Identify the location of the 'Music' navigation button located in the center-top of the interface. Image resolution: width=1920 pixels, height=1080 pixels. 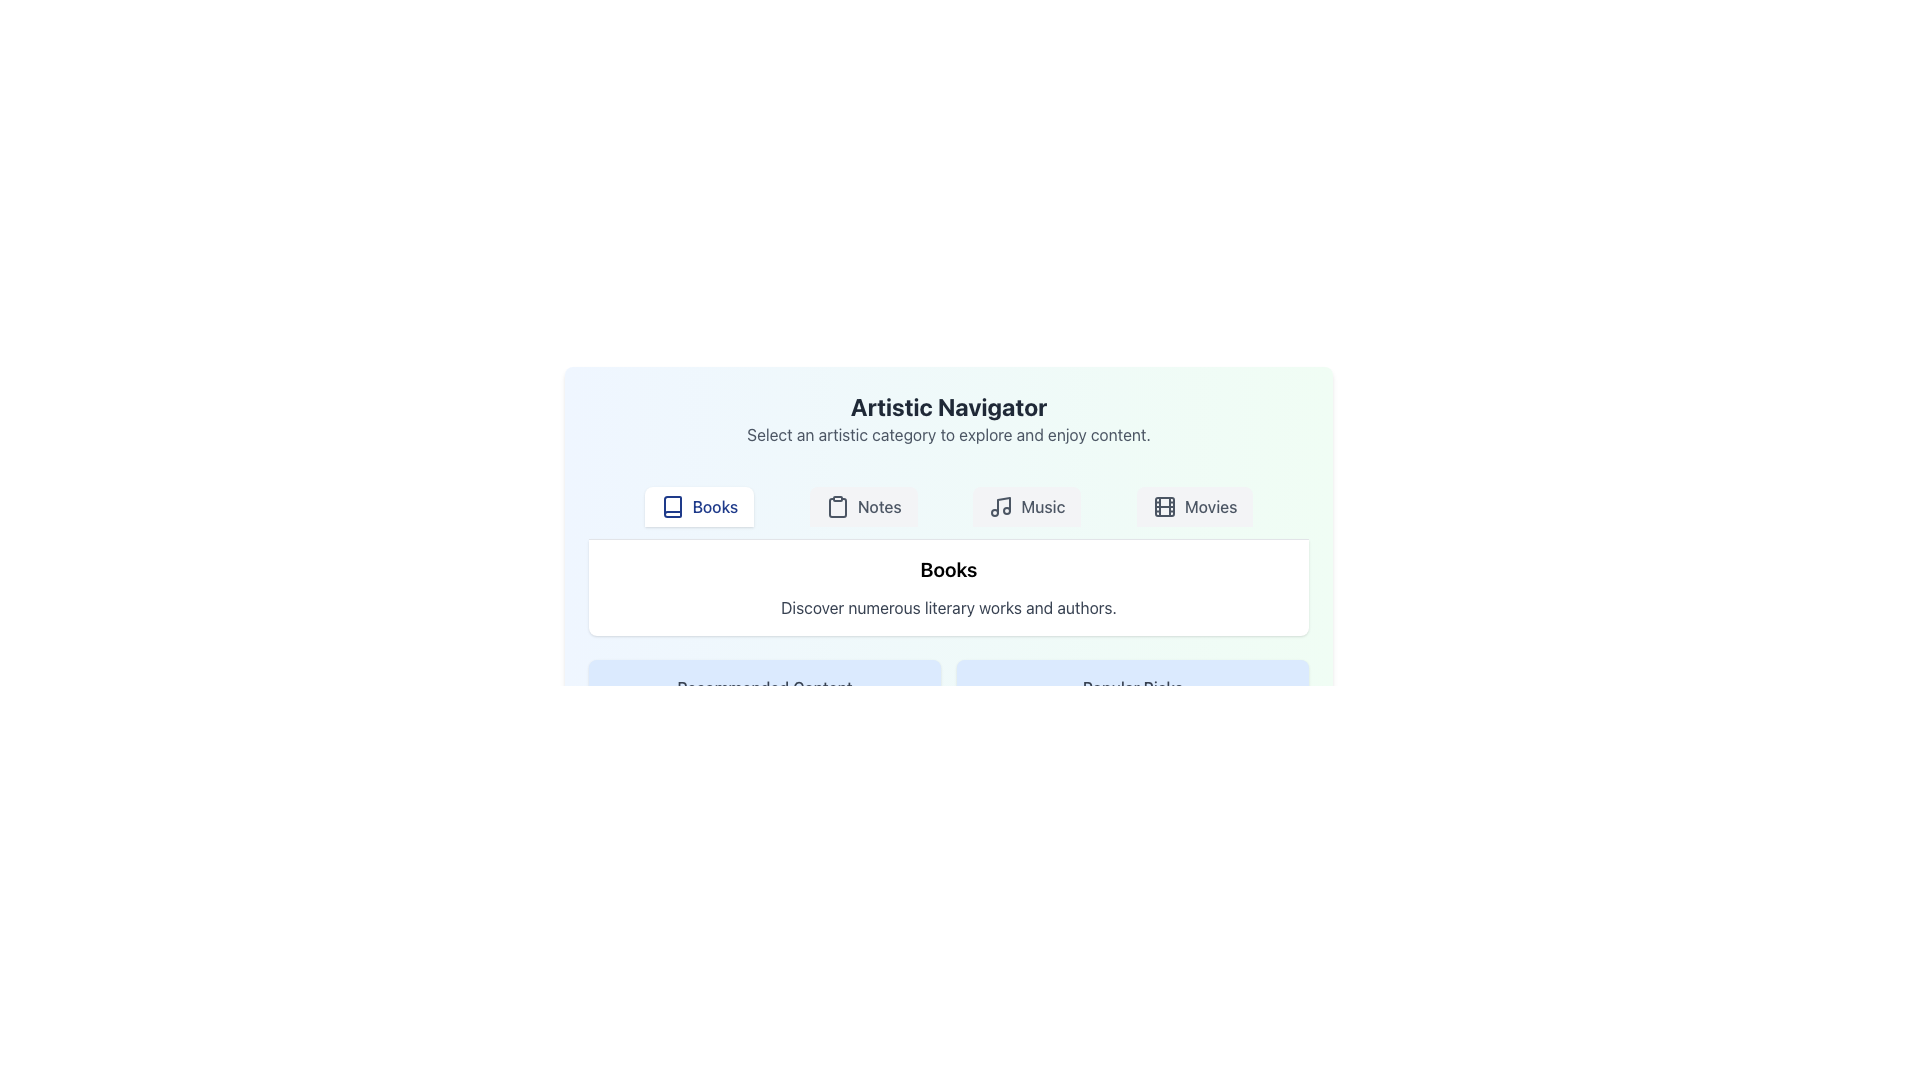
(1027, 505).